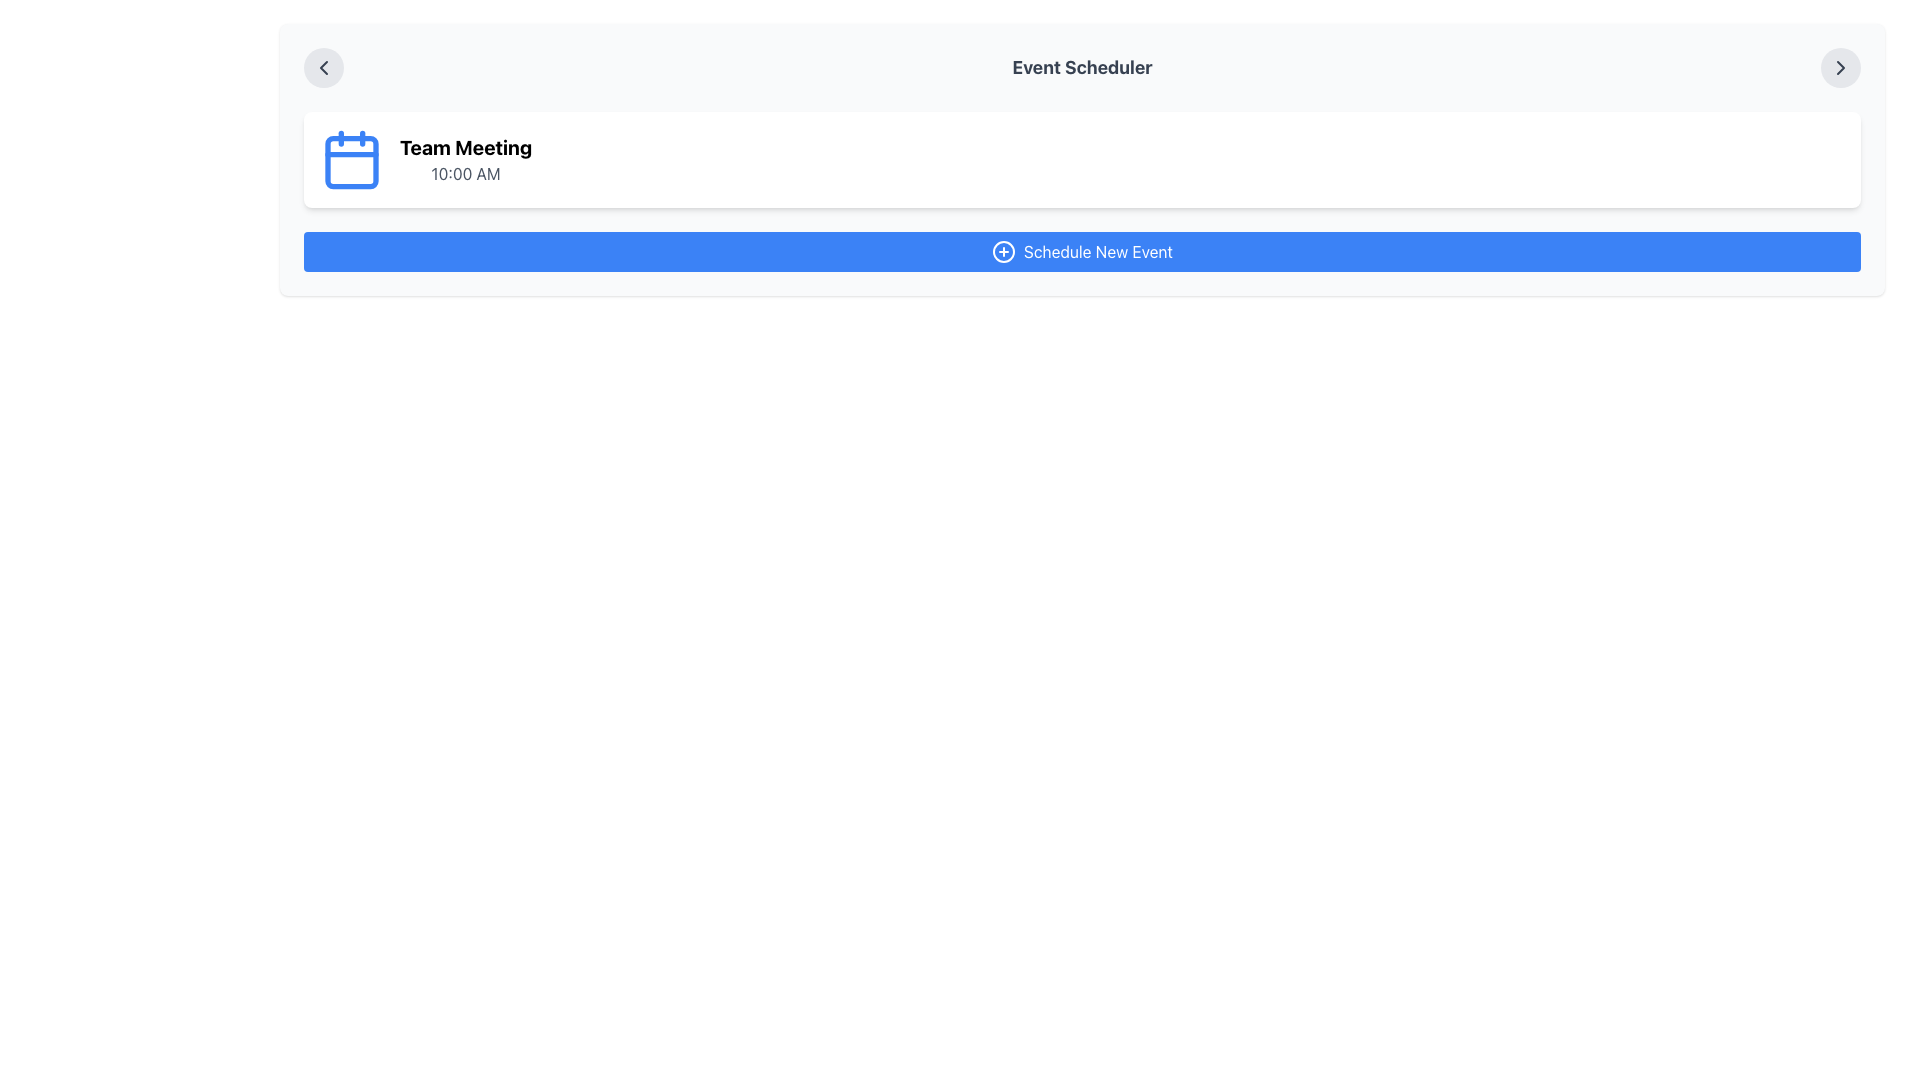 This screenshot has width=1920, height=1080. What do you see at coordinates (464, 146) in the screenshot?
I see `the text label that serves as the title of the event, positioned at the top of the card, above the '10:00 AM' text and to the right of a blue calendar icon` at bounding box center [464, 146].